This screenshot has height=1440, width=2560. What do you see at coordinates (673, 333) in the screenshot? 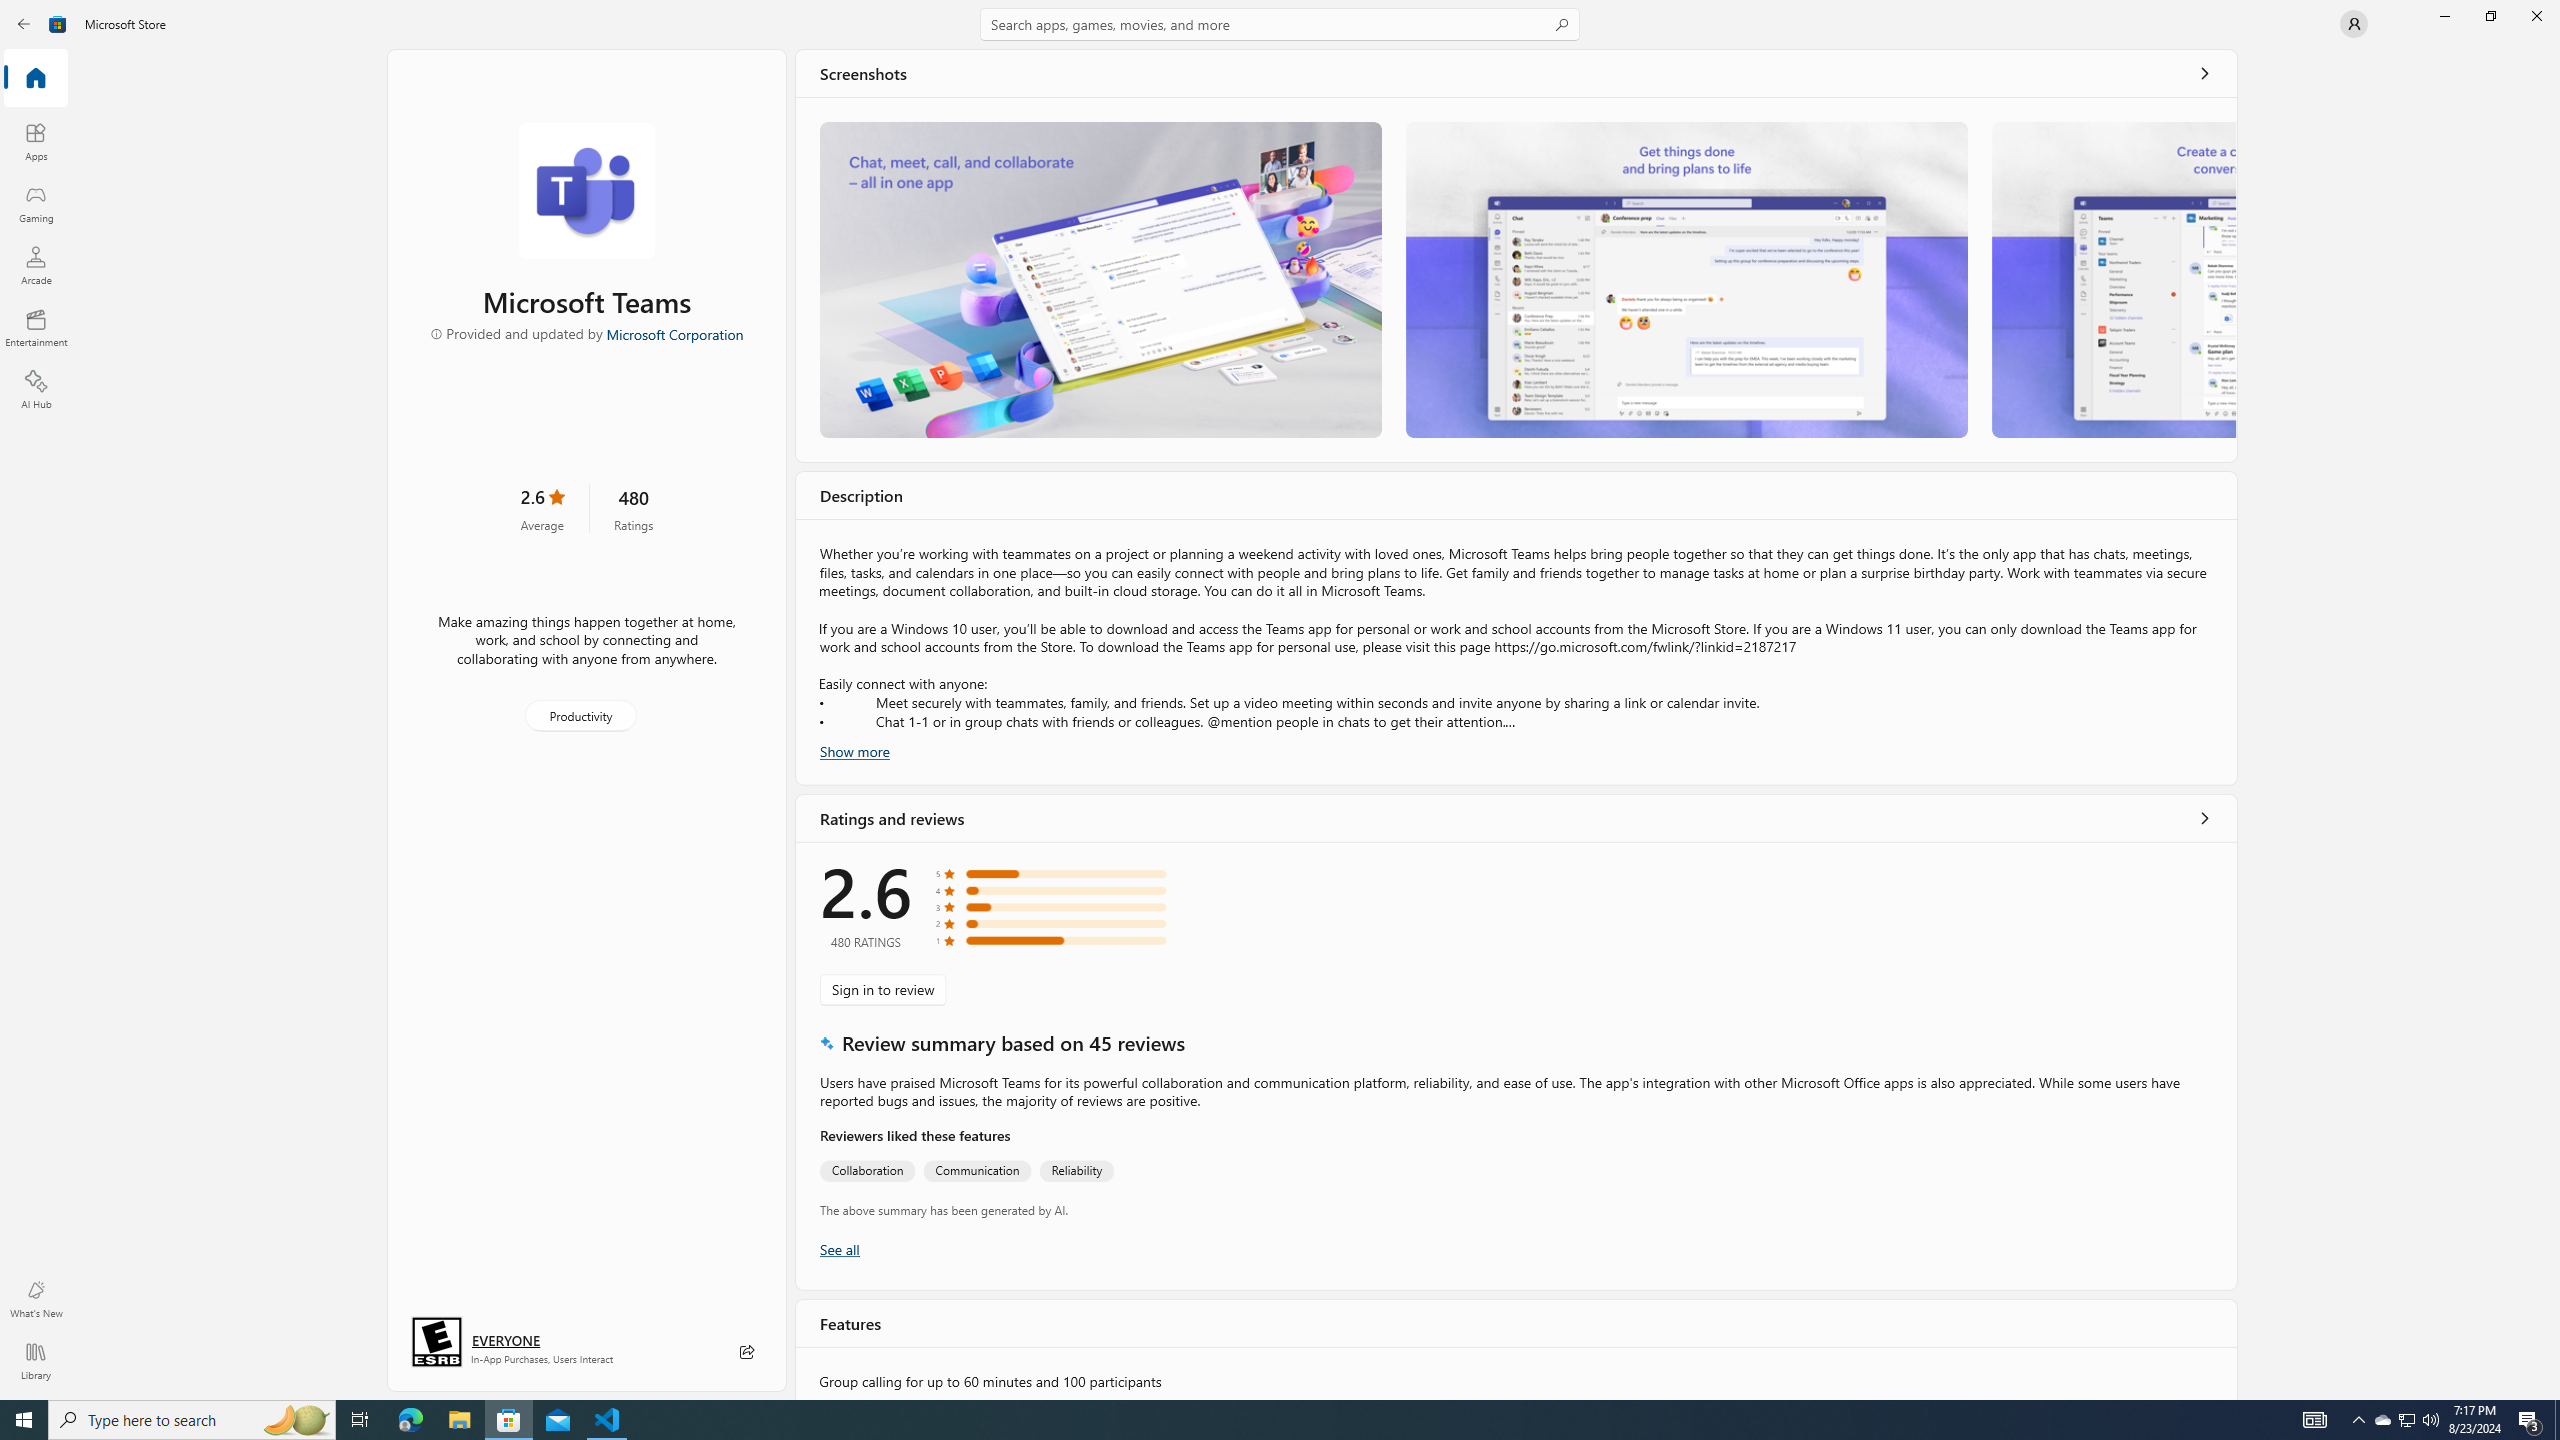
I see `'Microsoft Corporation'` at bounding box center [673, 333].